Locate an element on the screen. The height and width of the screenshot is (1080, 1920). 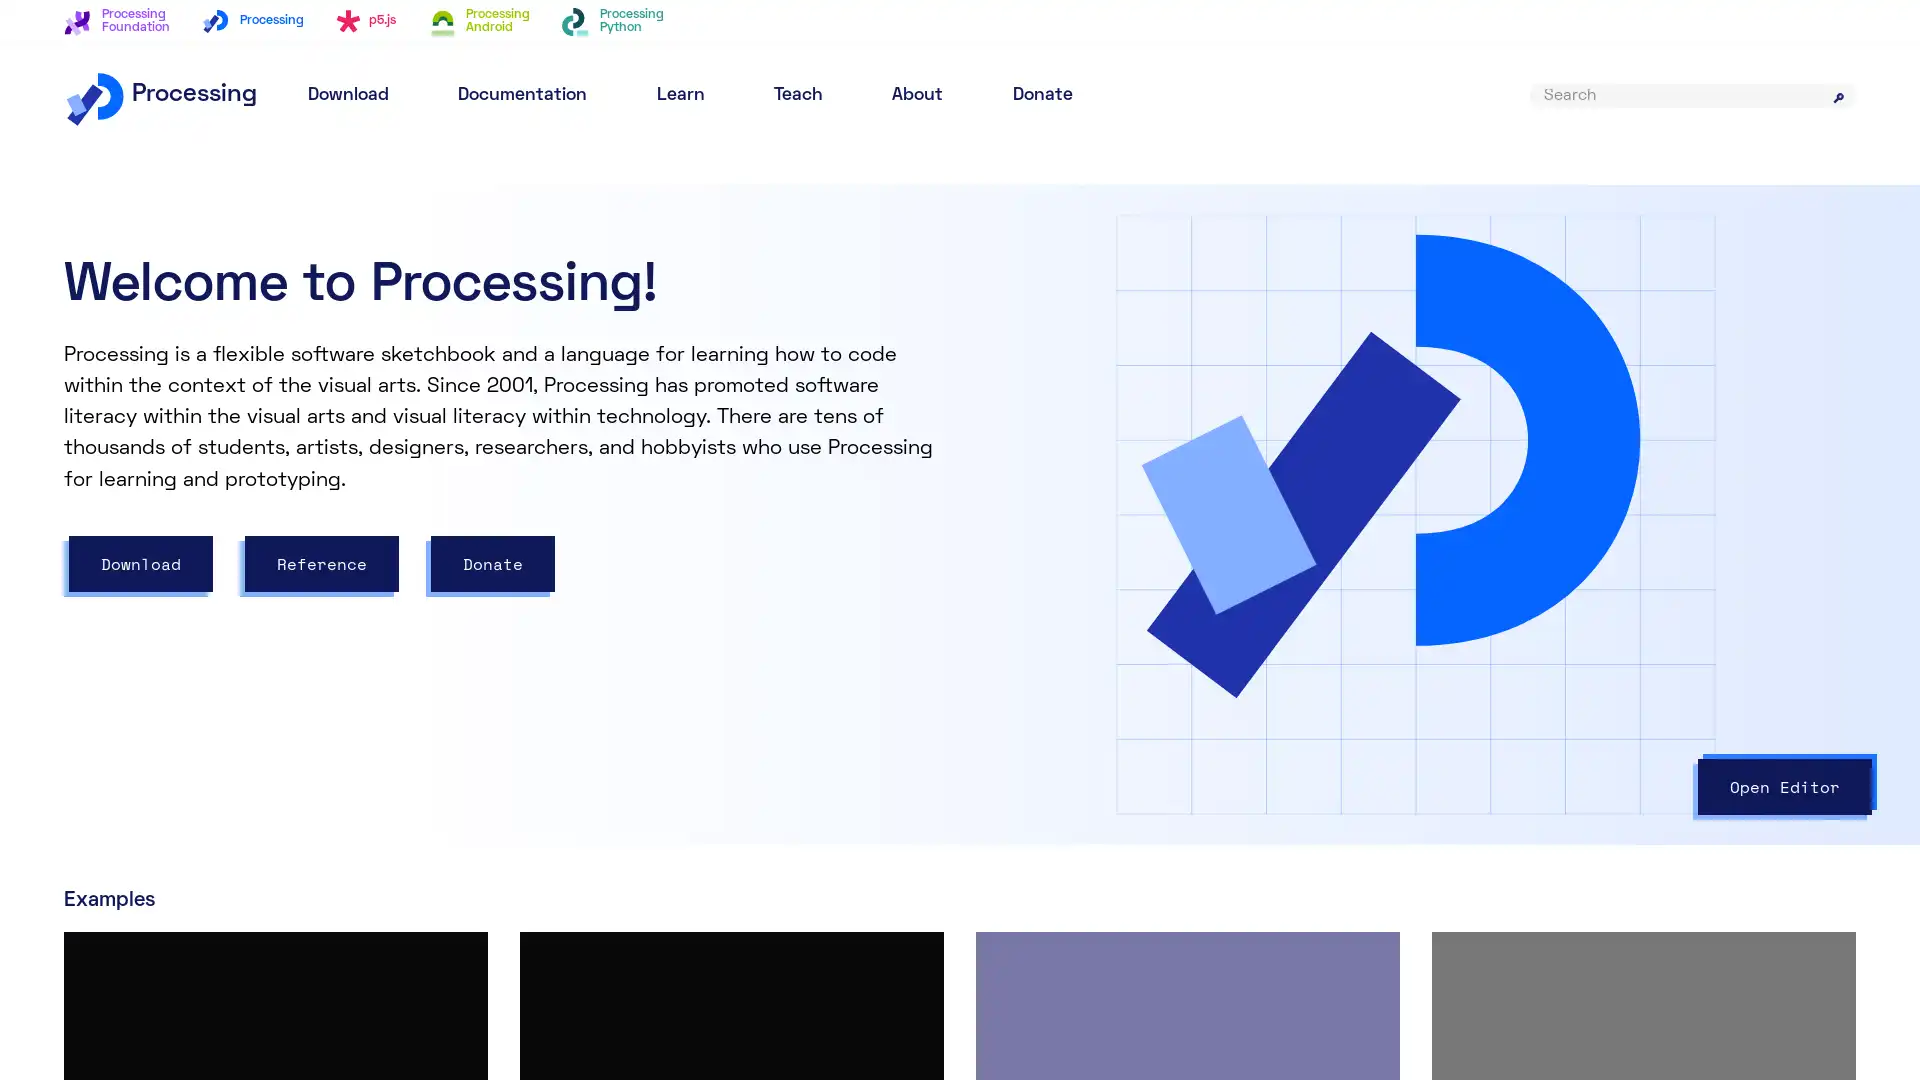
About is located at coordinates (916, 94).